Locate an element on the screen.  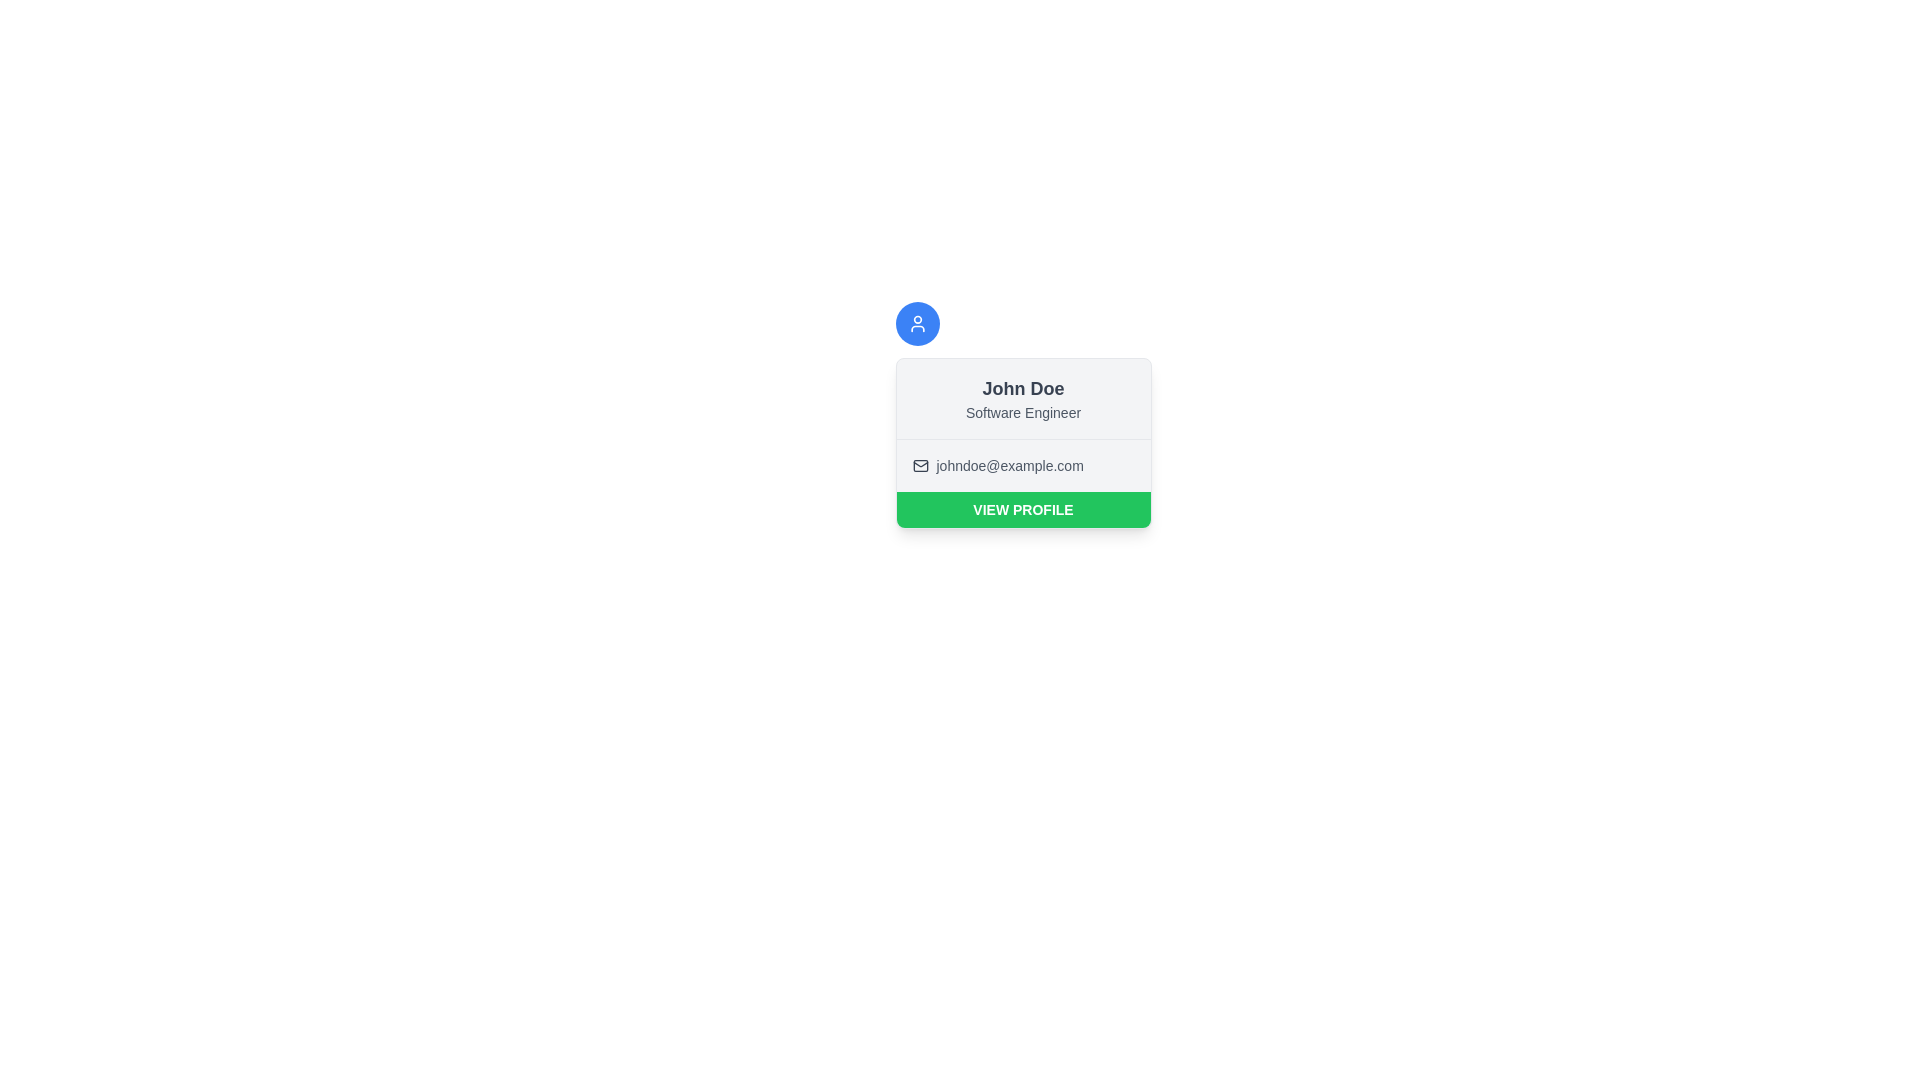
the email icon located to the left of the text 'johndoe@example.com' in the lower section of the user information card is located at coordinates (919, 466).